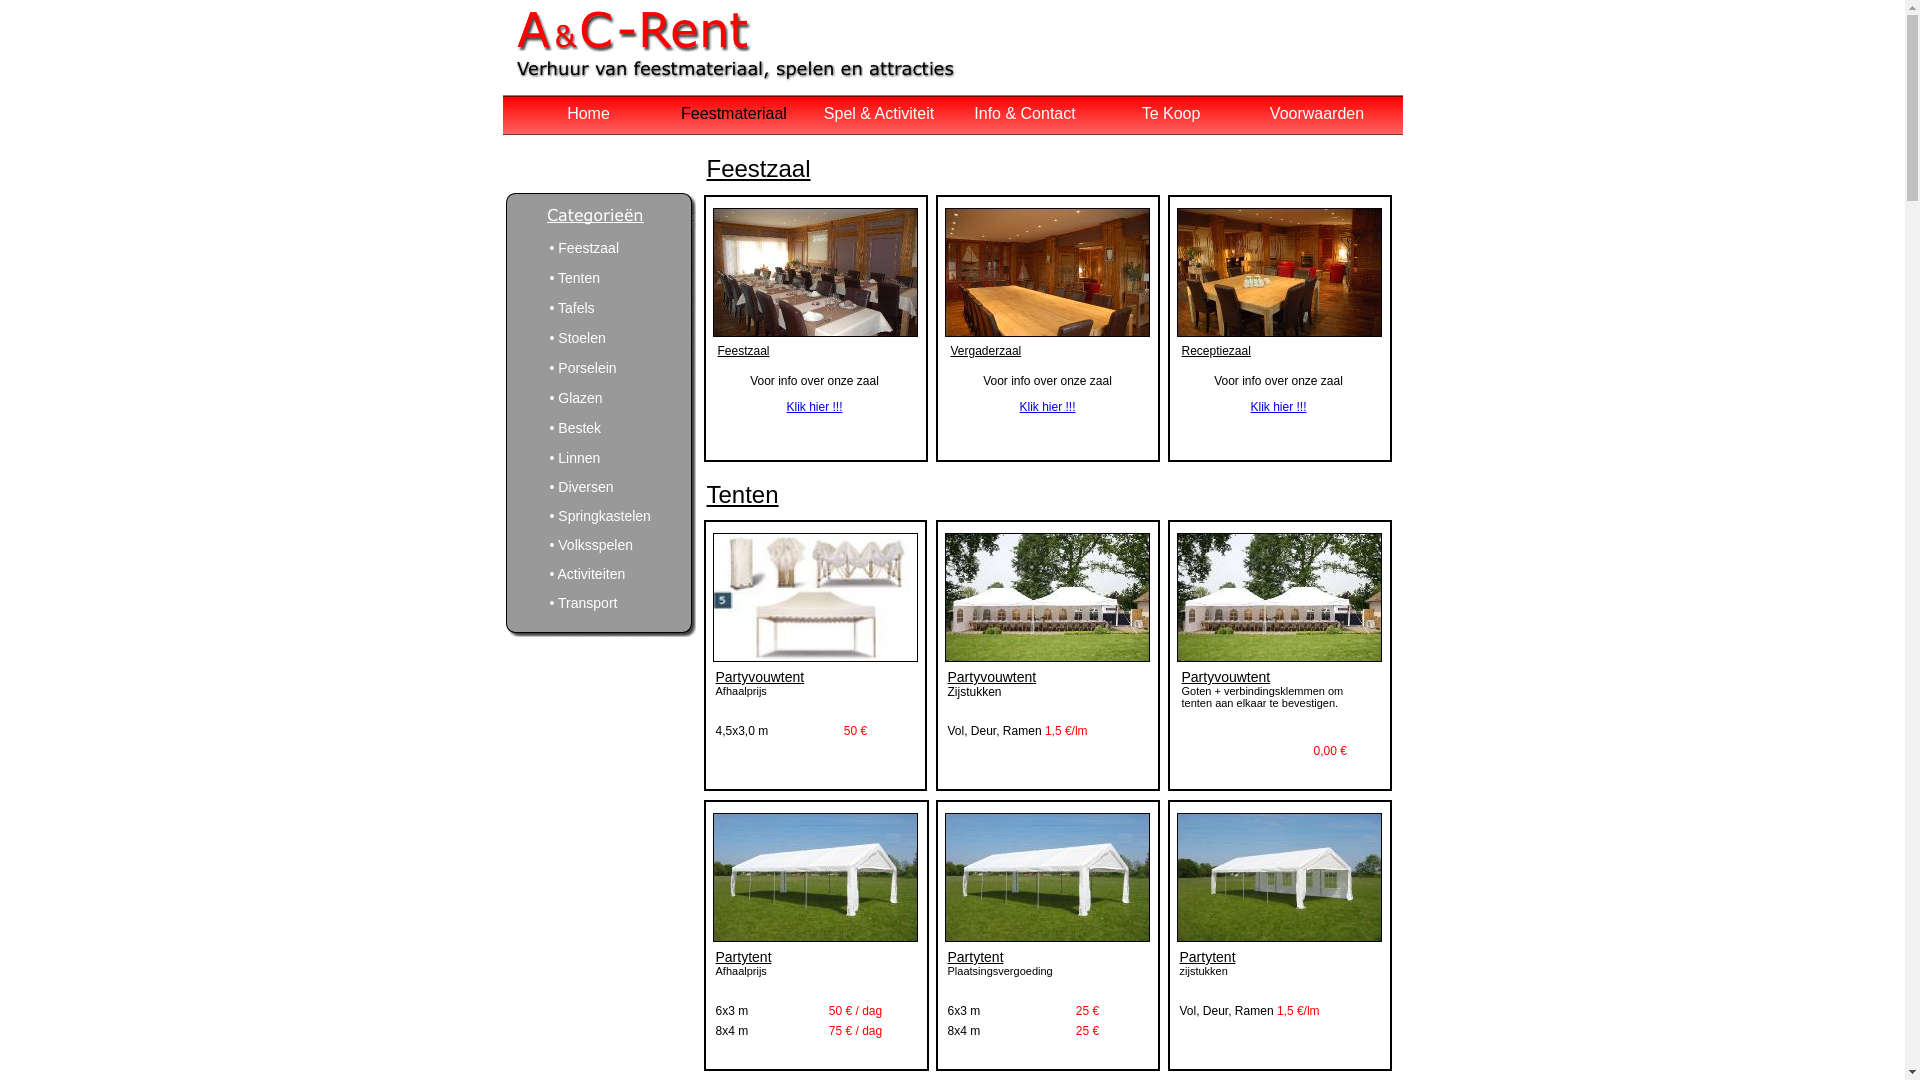  What do you see at coordinates (1316, 113) in the screenshot?
I see `'Voorwaarden'` at bounding box center [1316, 113].